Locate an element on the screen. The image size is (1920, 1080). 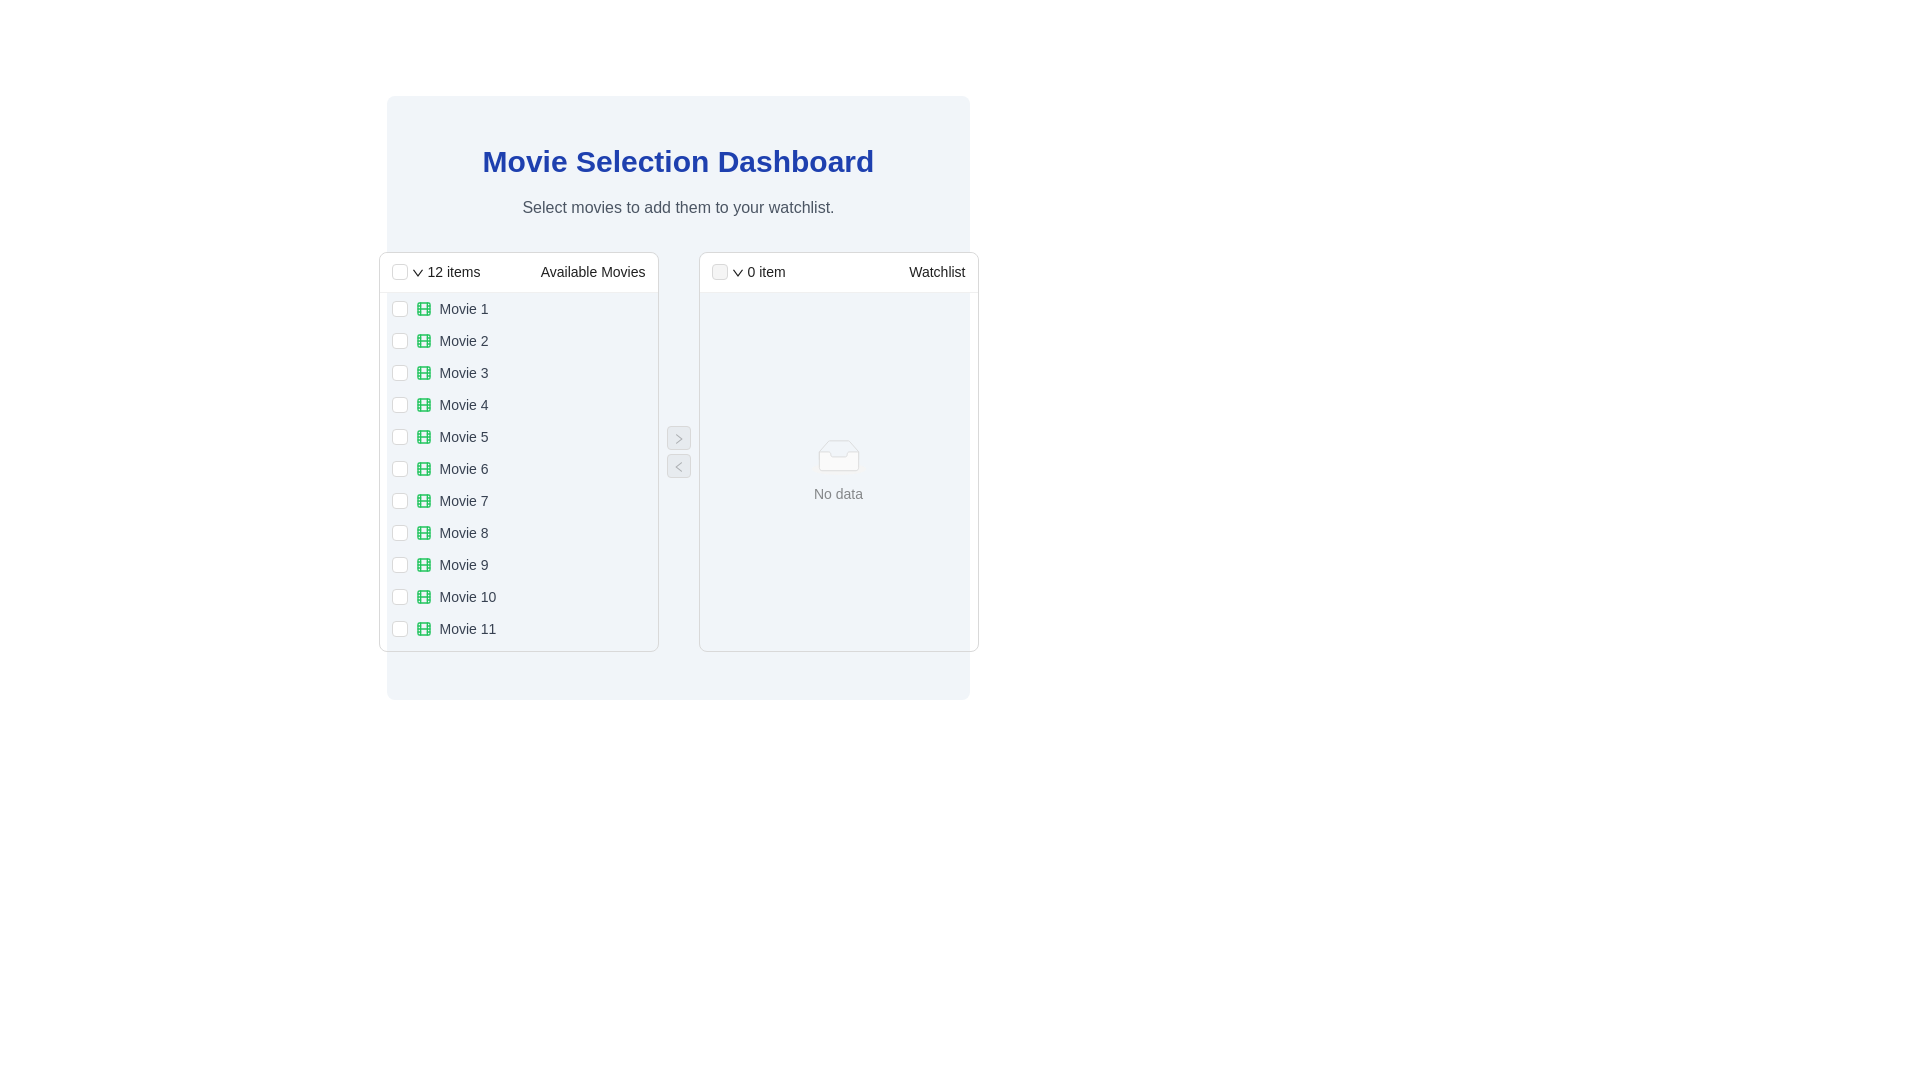
the text label indicating 'Movie 5', which is the fifth item in the 'Available Movies' column, located between 'Movie 4' and 'Movie 6' is located at coordinates (463, 435).